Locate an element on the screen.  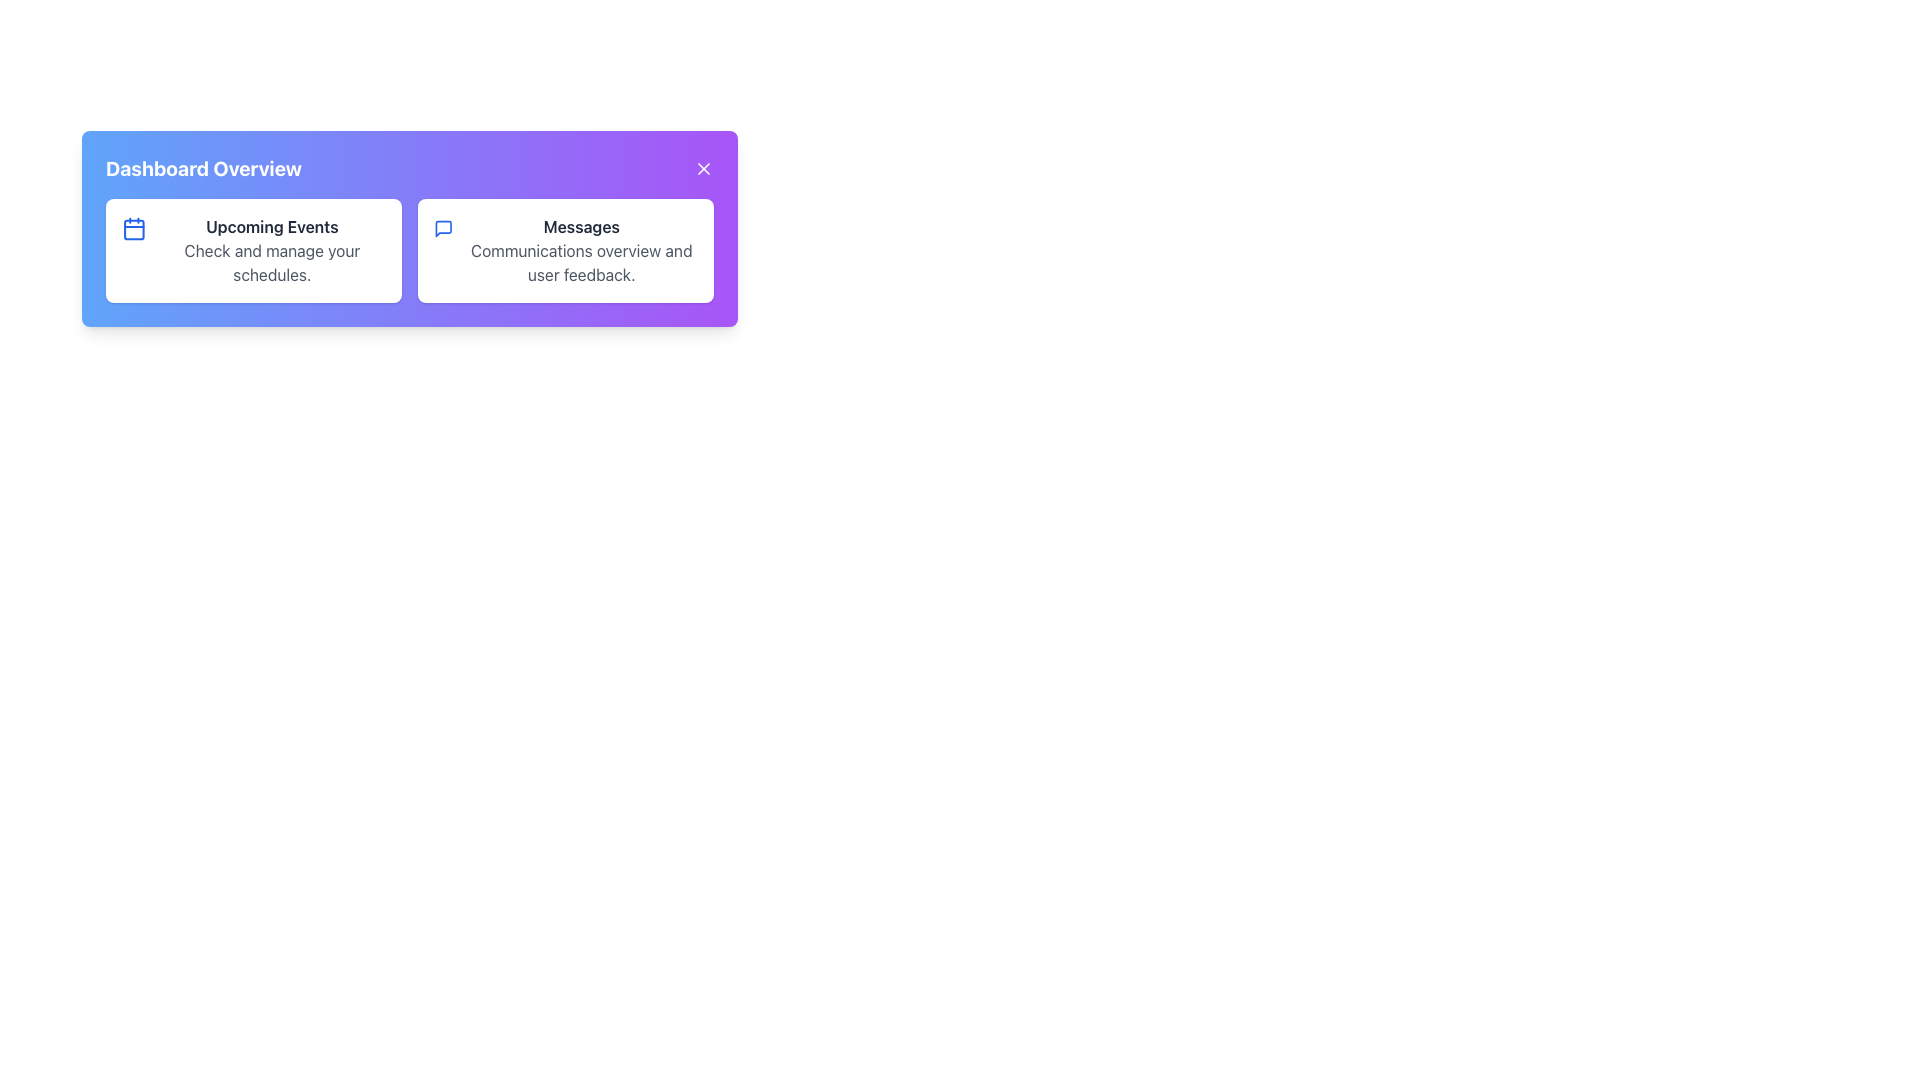
the blue speech bubble icon located to the left of the 'Messages' label on the dashboard overview pane is located at coordinates (442, 227).